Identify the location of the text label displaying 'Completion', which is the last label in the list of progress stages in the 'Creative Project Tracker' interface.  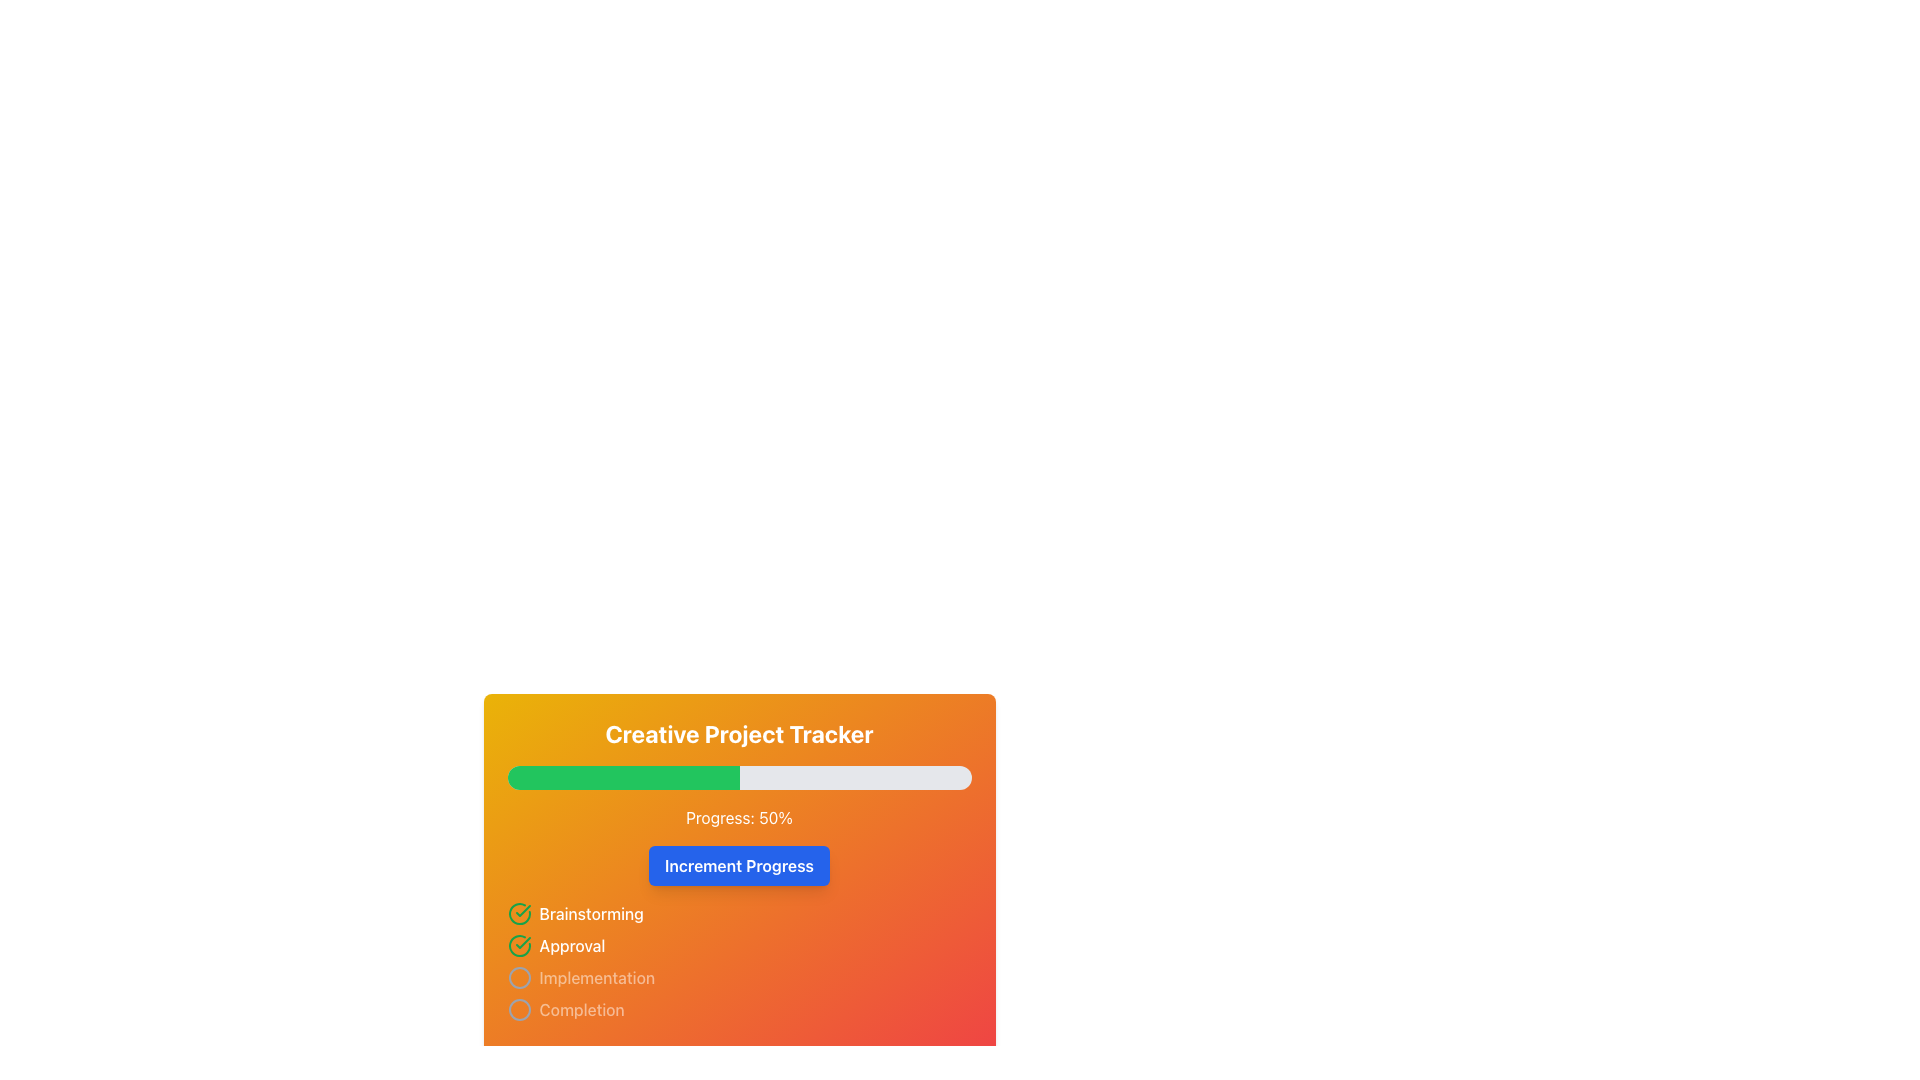
(581, 1010).